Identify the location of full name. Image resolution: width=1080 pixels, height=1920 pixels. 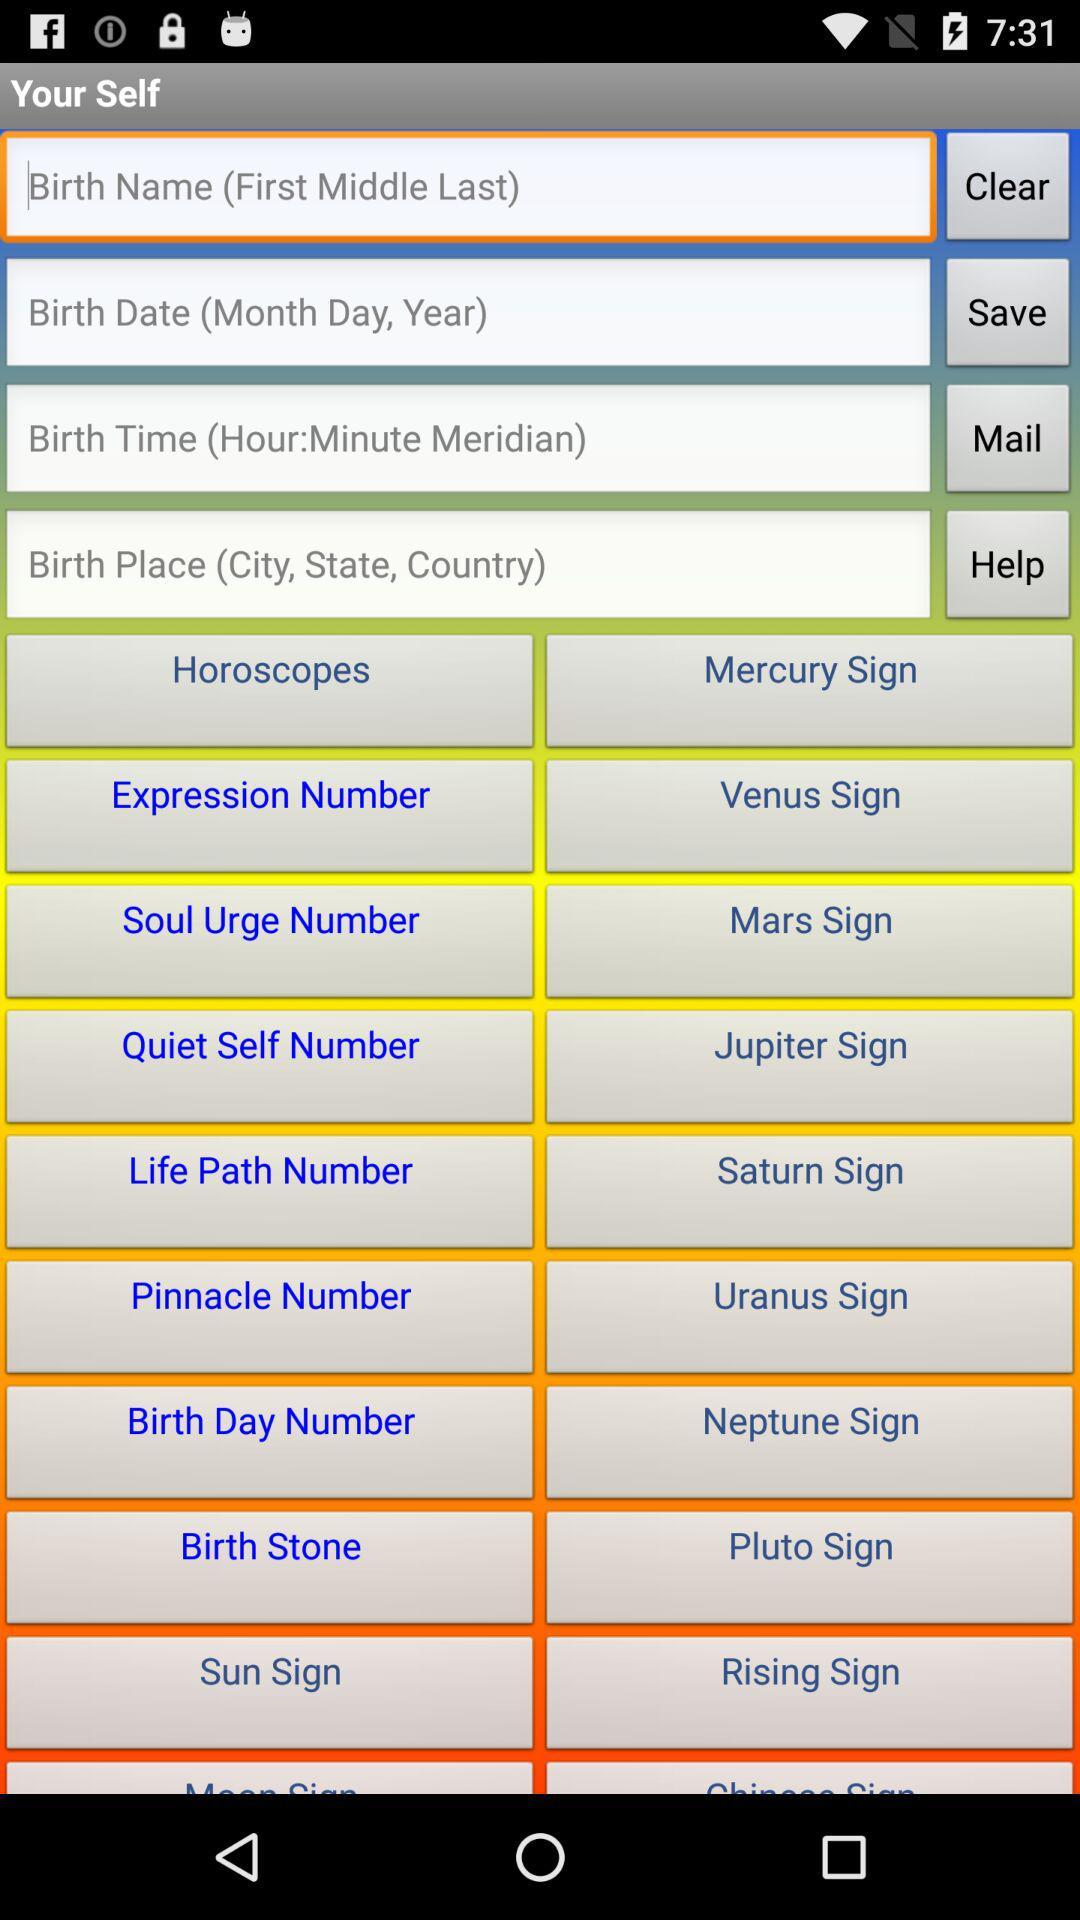
(468, 192).